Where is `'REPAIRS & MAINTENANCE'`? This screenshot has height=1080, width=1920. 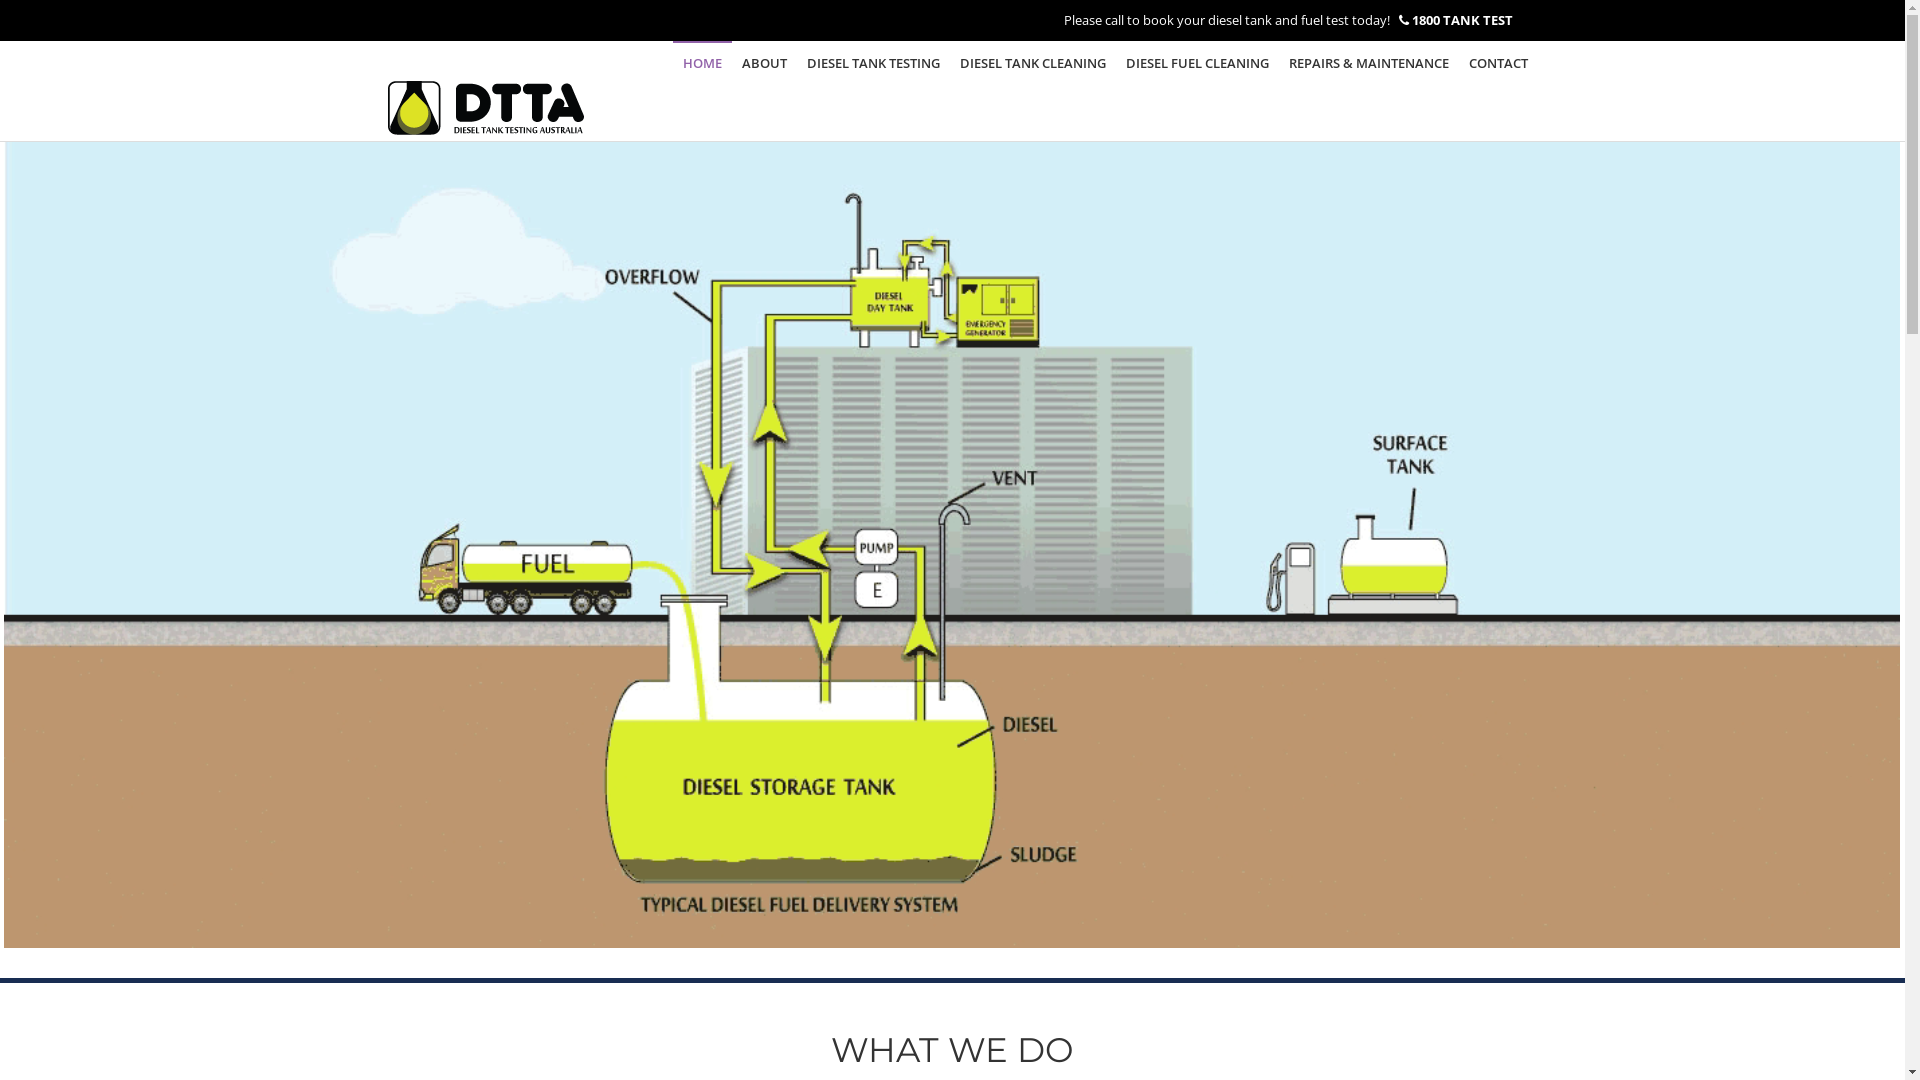 'REPAIRS & MAINTENANCE' is located at coordinates (1367, 61).